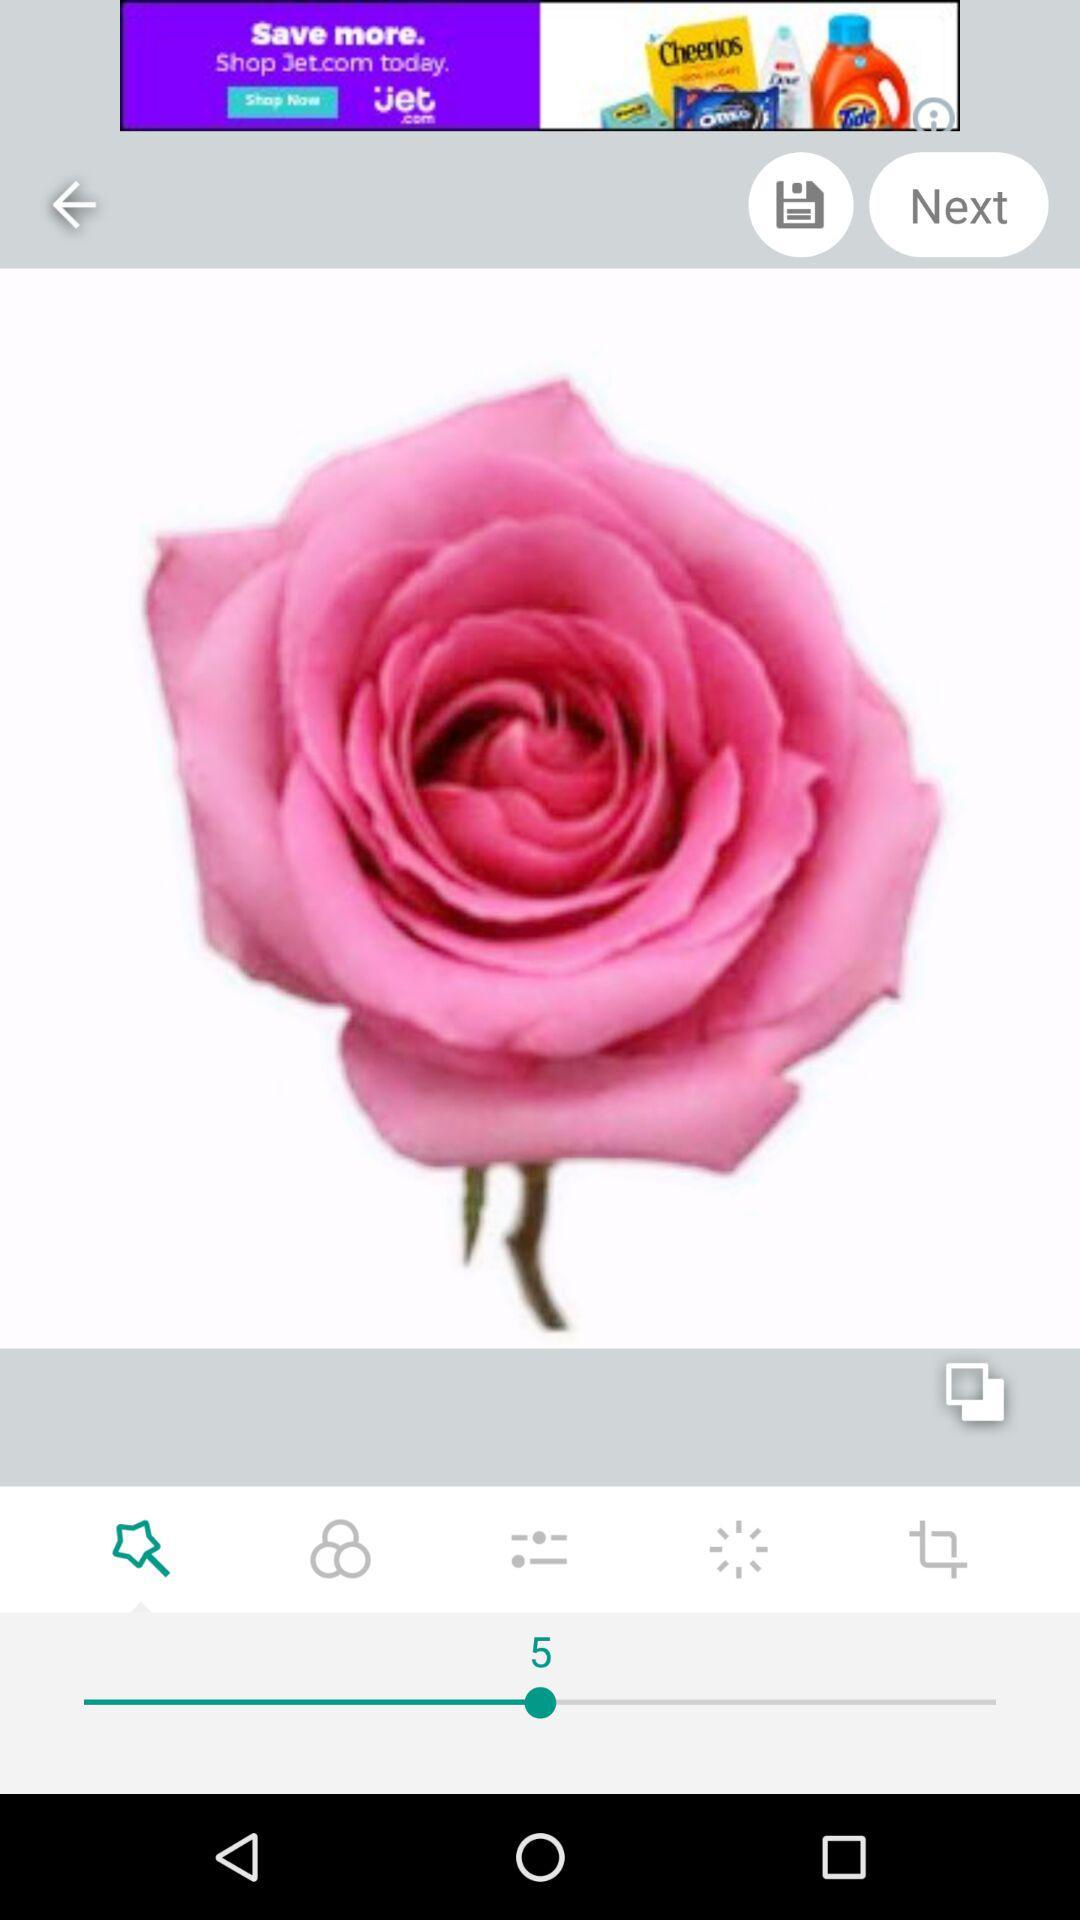  I want to click on icon left to next at the top right corner, so click(800, 204).